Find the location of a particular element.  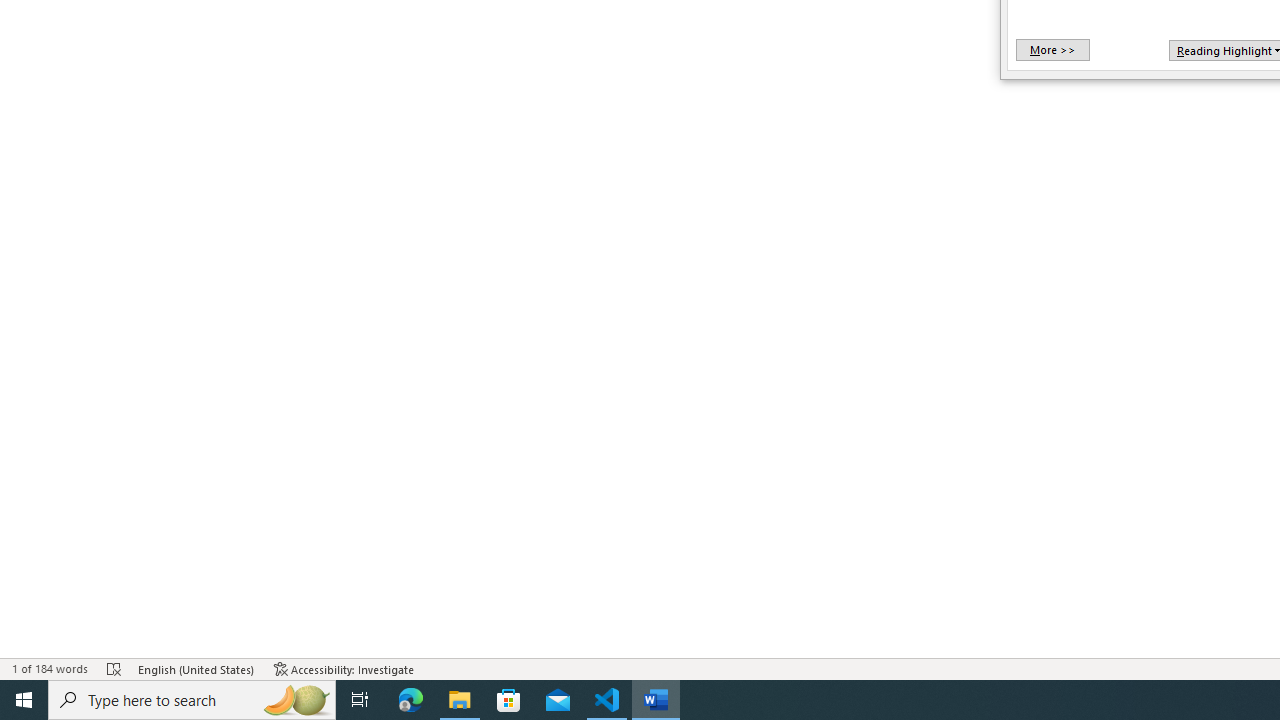

'Word Count 1 of 184 words' is located at coordinates (49, 669).